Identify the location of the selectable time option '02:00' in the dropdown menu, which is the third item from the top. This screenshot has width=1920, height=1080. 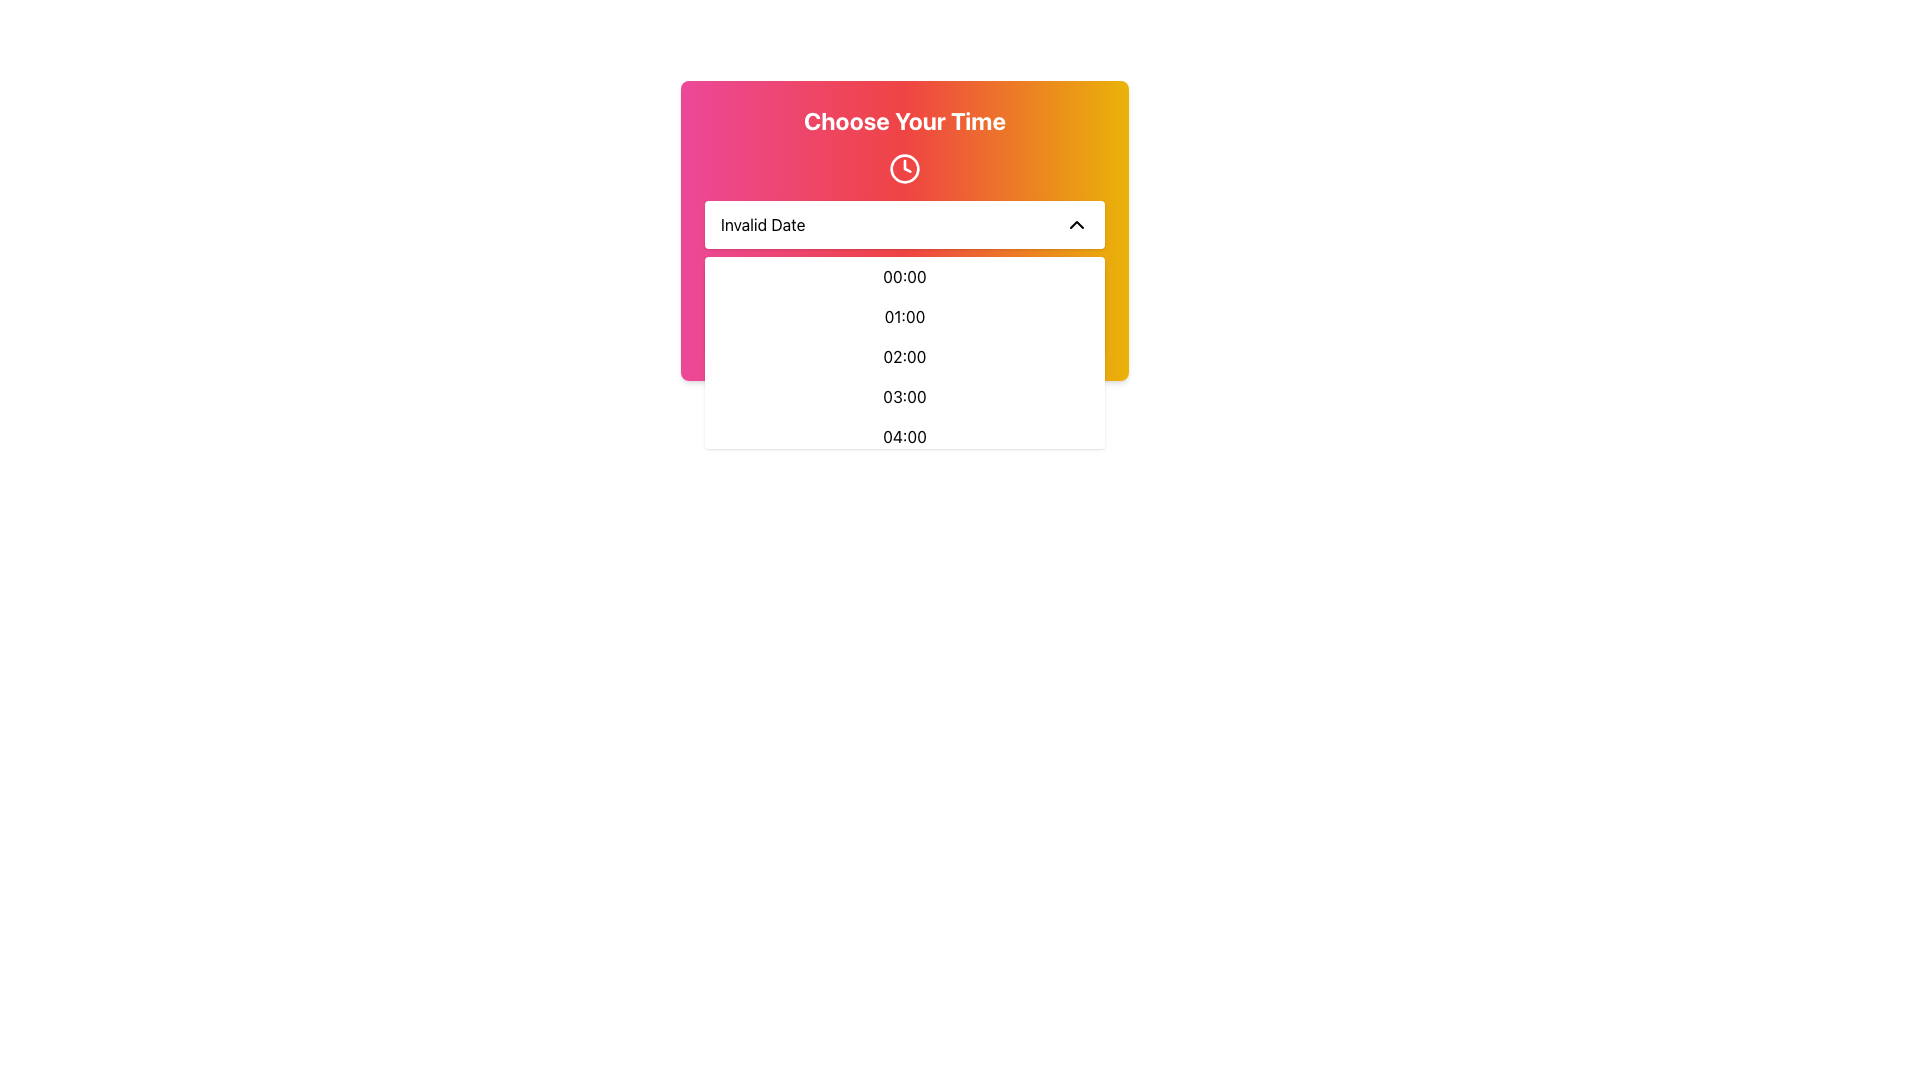
(904, 356).